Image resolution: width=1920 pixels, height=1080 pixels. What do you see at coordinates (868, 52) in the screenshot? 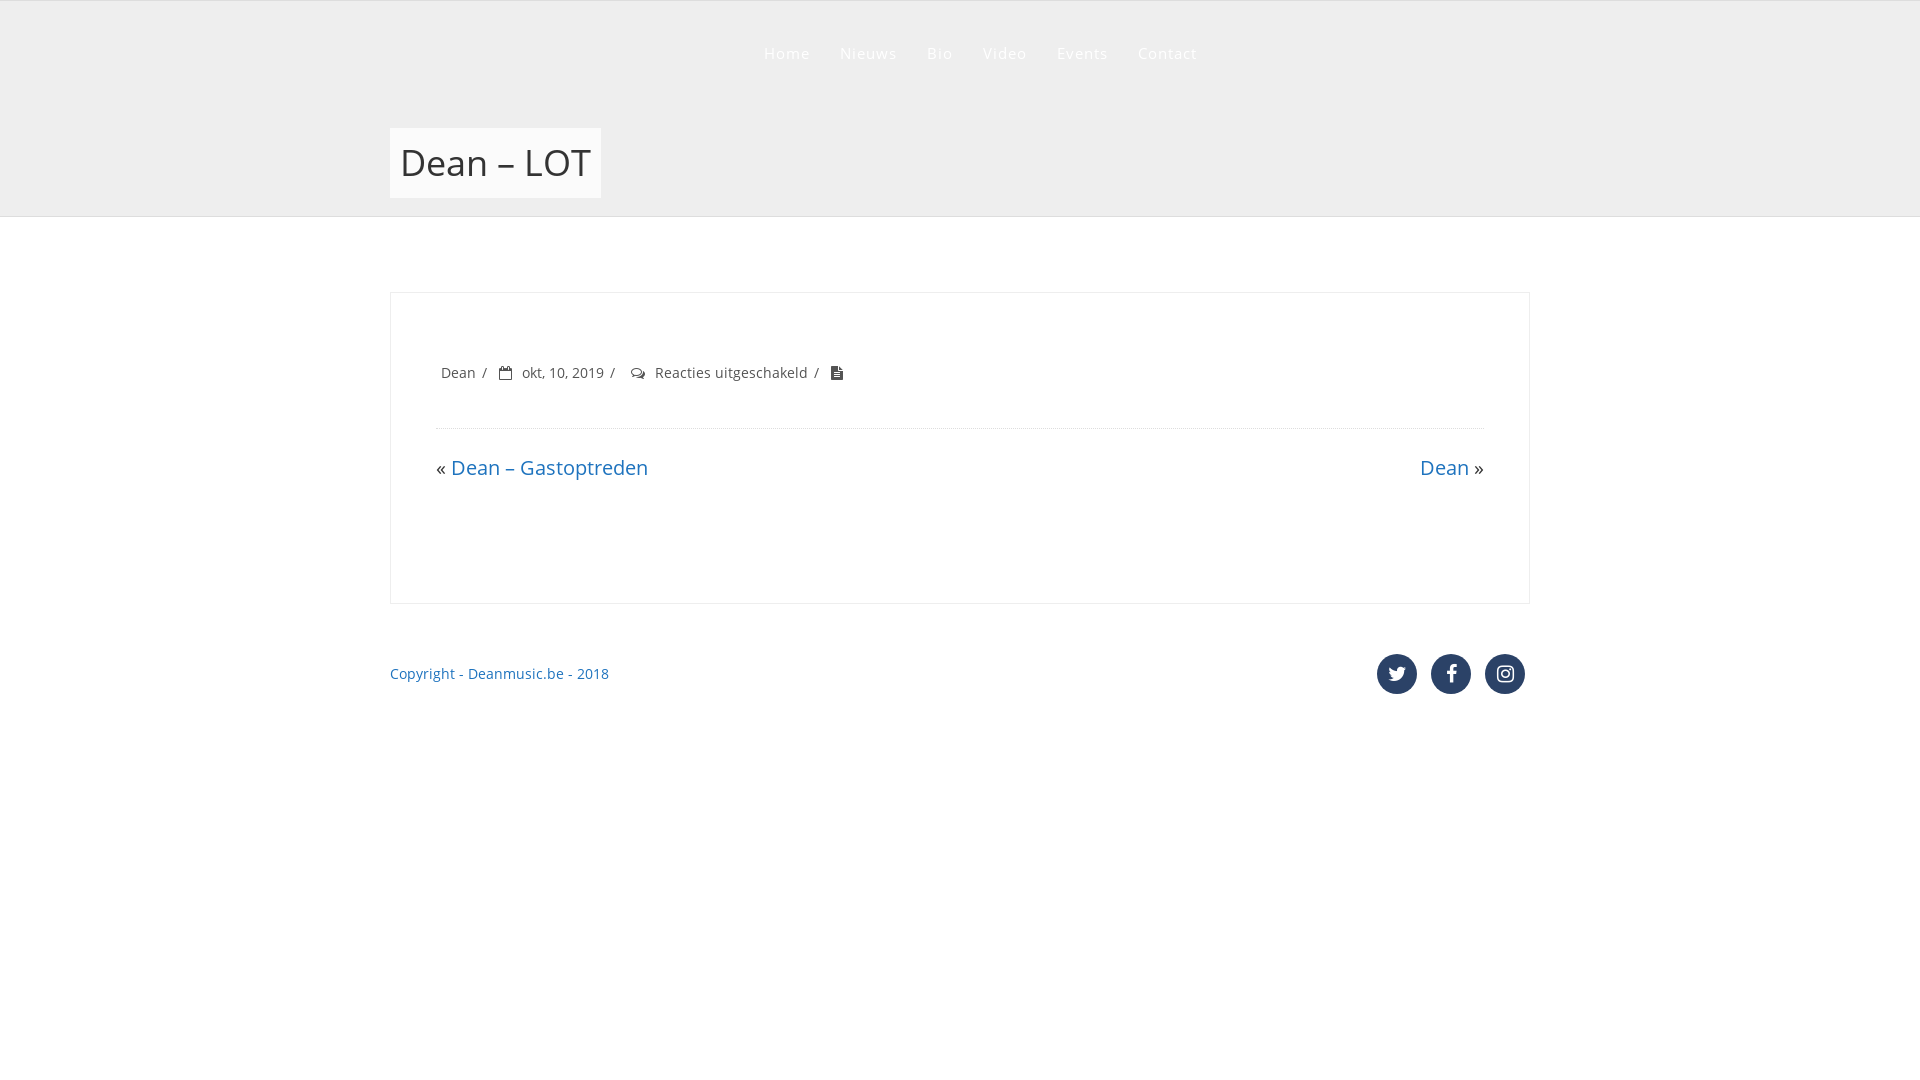
I see `'Nieuws'` at bounding box center [868, 52].